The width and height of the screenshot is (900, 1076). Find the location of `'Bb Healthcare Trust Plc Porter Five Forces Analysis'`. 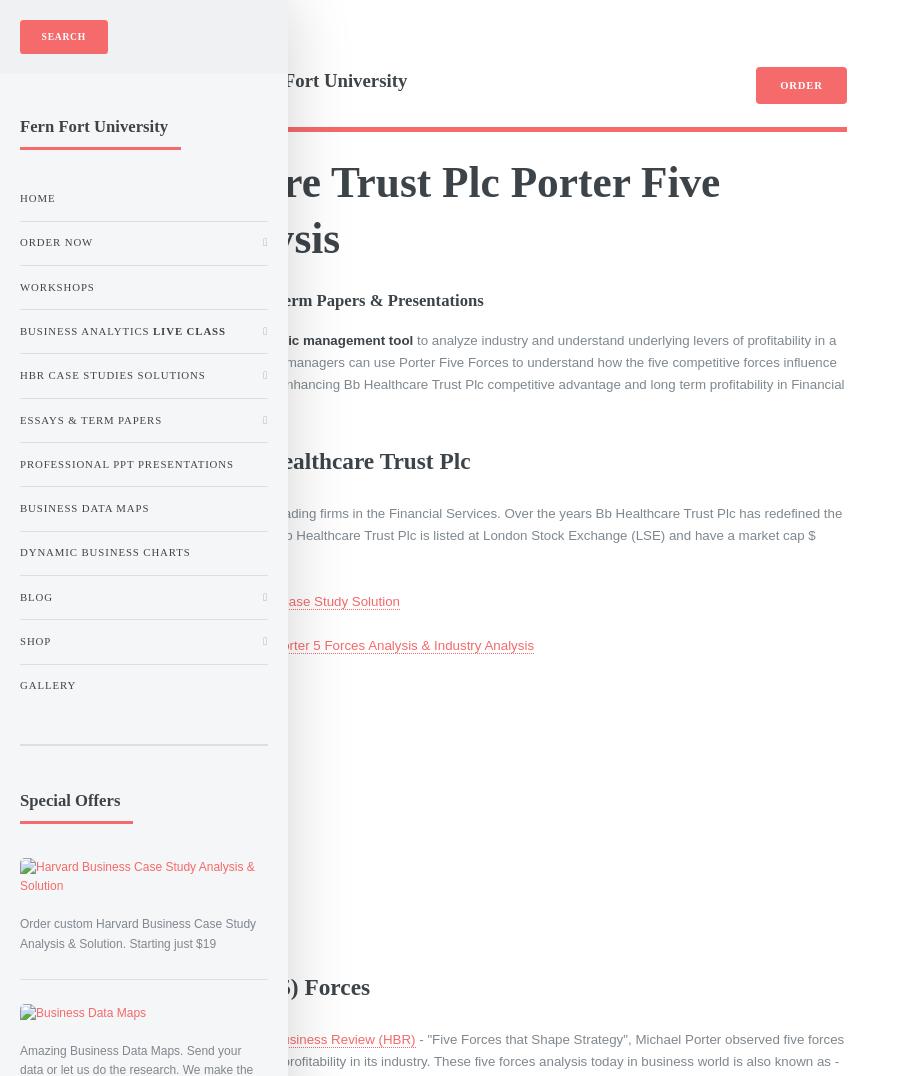

'Bb Healthcare Trust Plc Porter Five Forces Analysis' is located at coordinates (52, 208).